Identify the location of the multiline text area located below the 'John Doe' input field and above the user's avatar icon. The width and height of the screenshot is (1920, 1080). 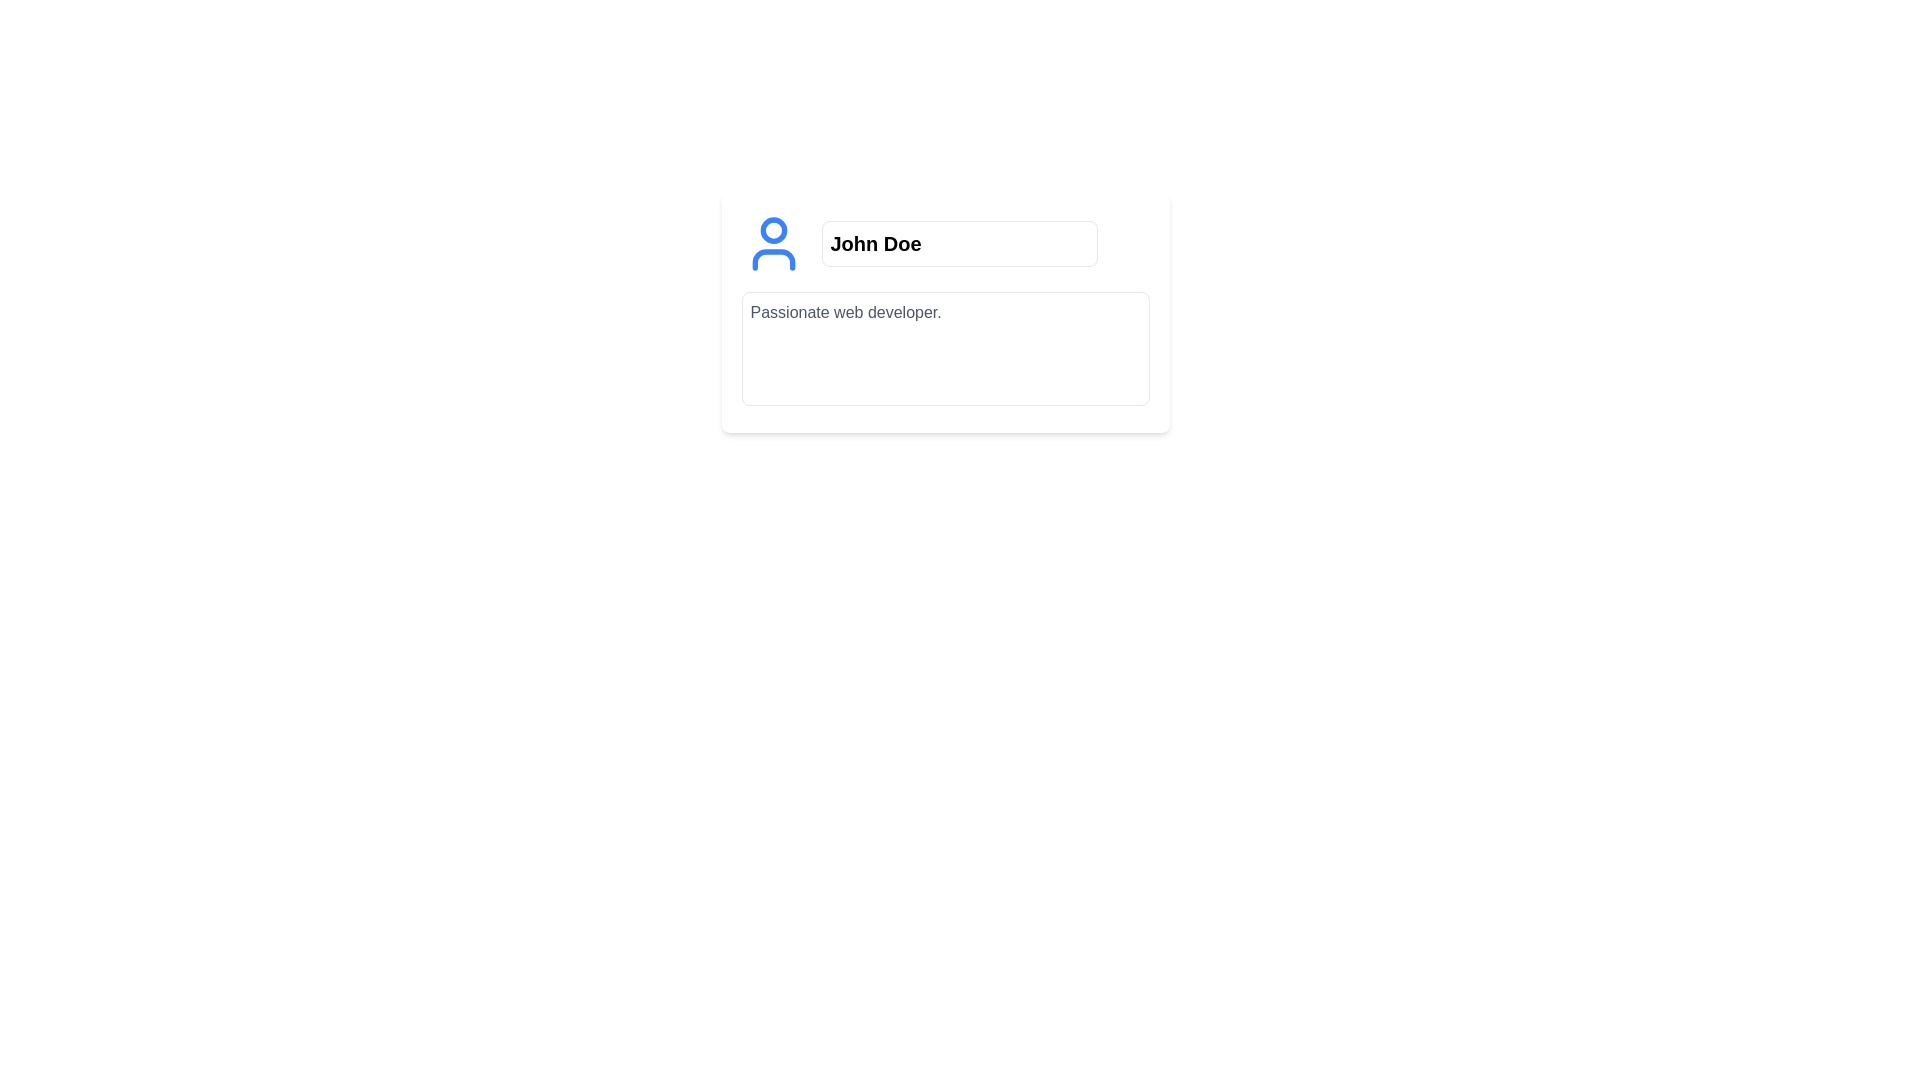
(944, 347).